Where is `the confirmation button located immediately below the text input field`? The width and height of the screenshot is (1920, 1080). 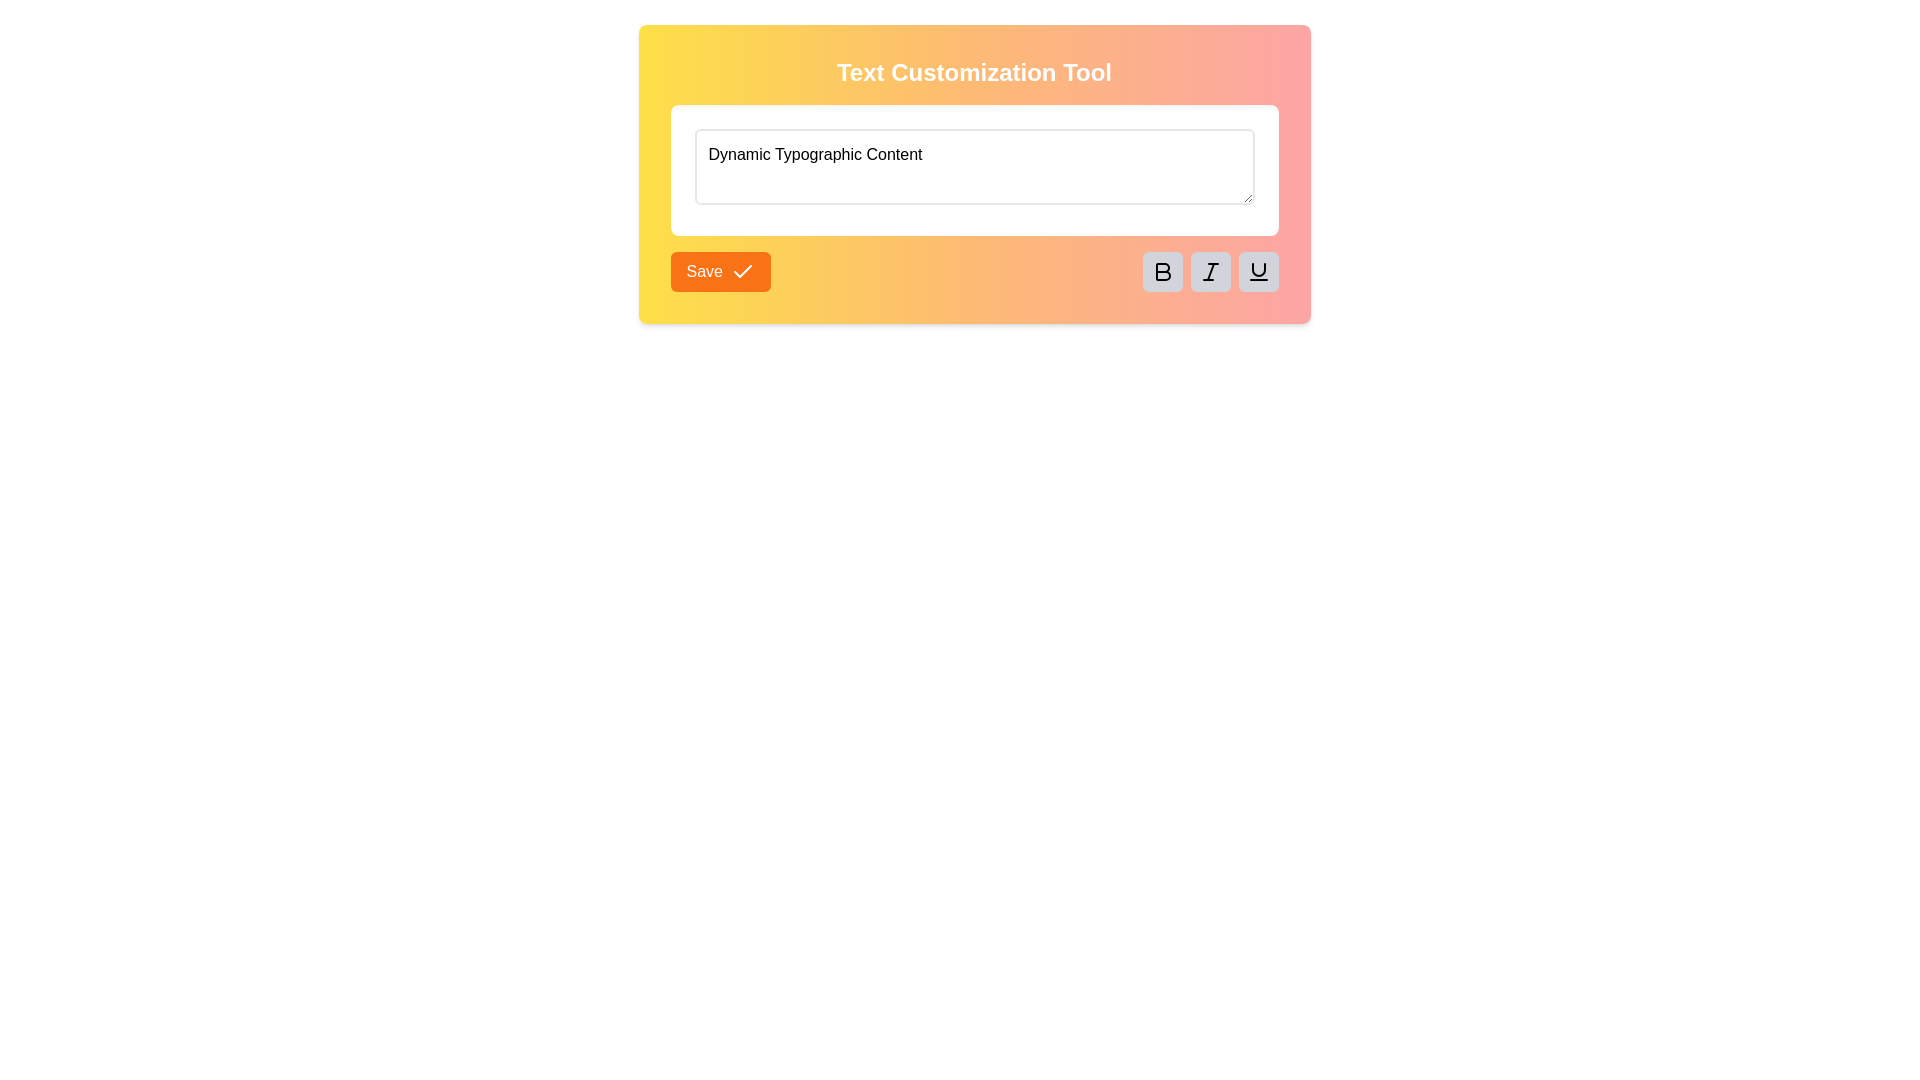
the confirmation button located immediately below the text input field is located at coordinates (720, 272).